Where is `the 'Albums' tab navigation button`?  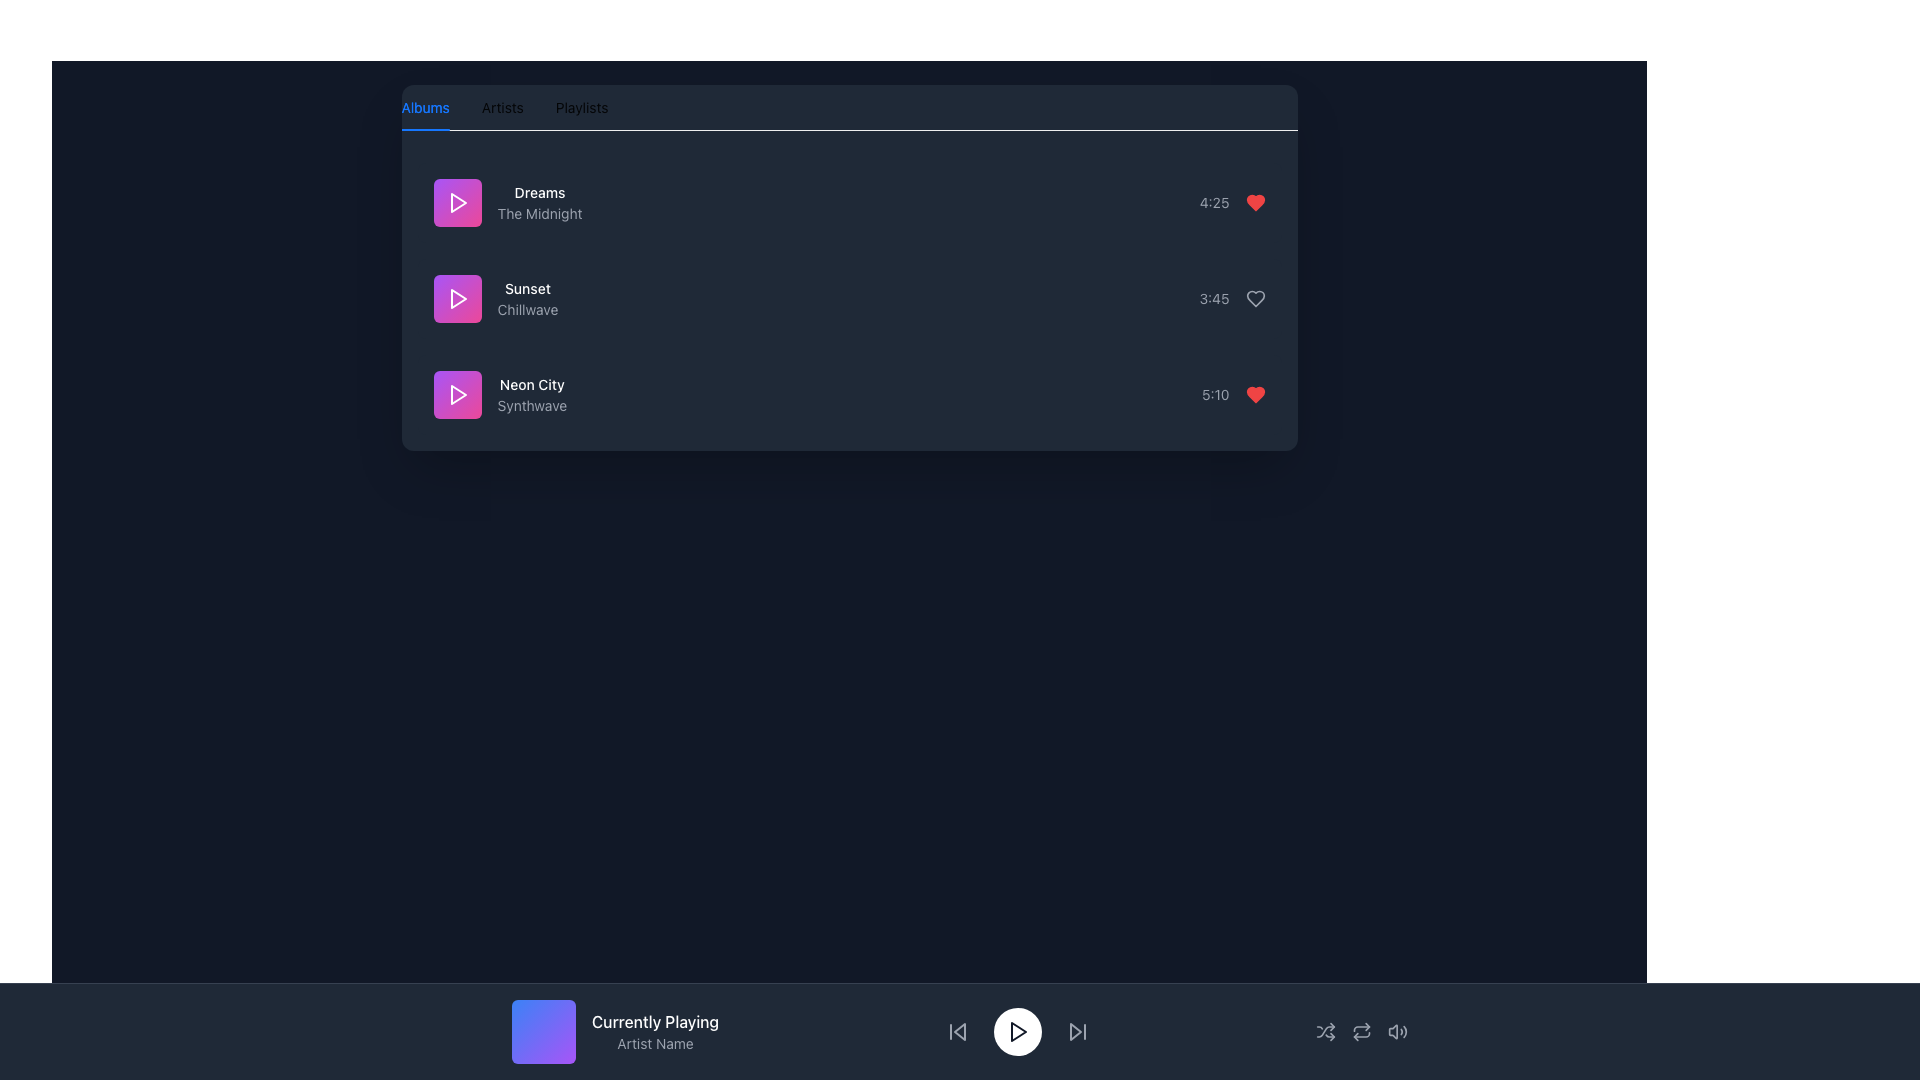 the 'Albums' tab navigation button is located at coordinates (424, 108).